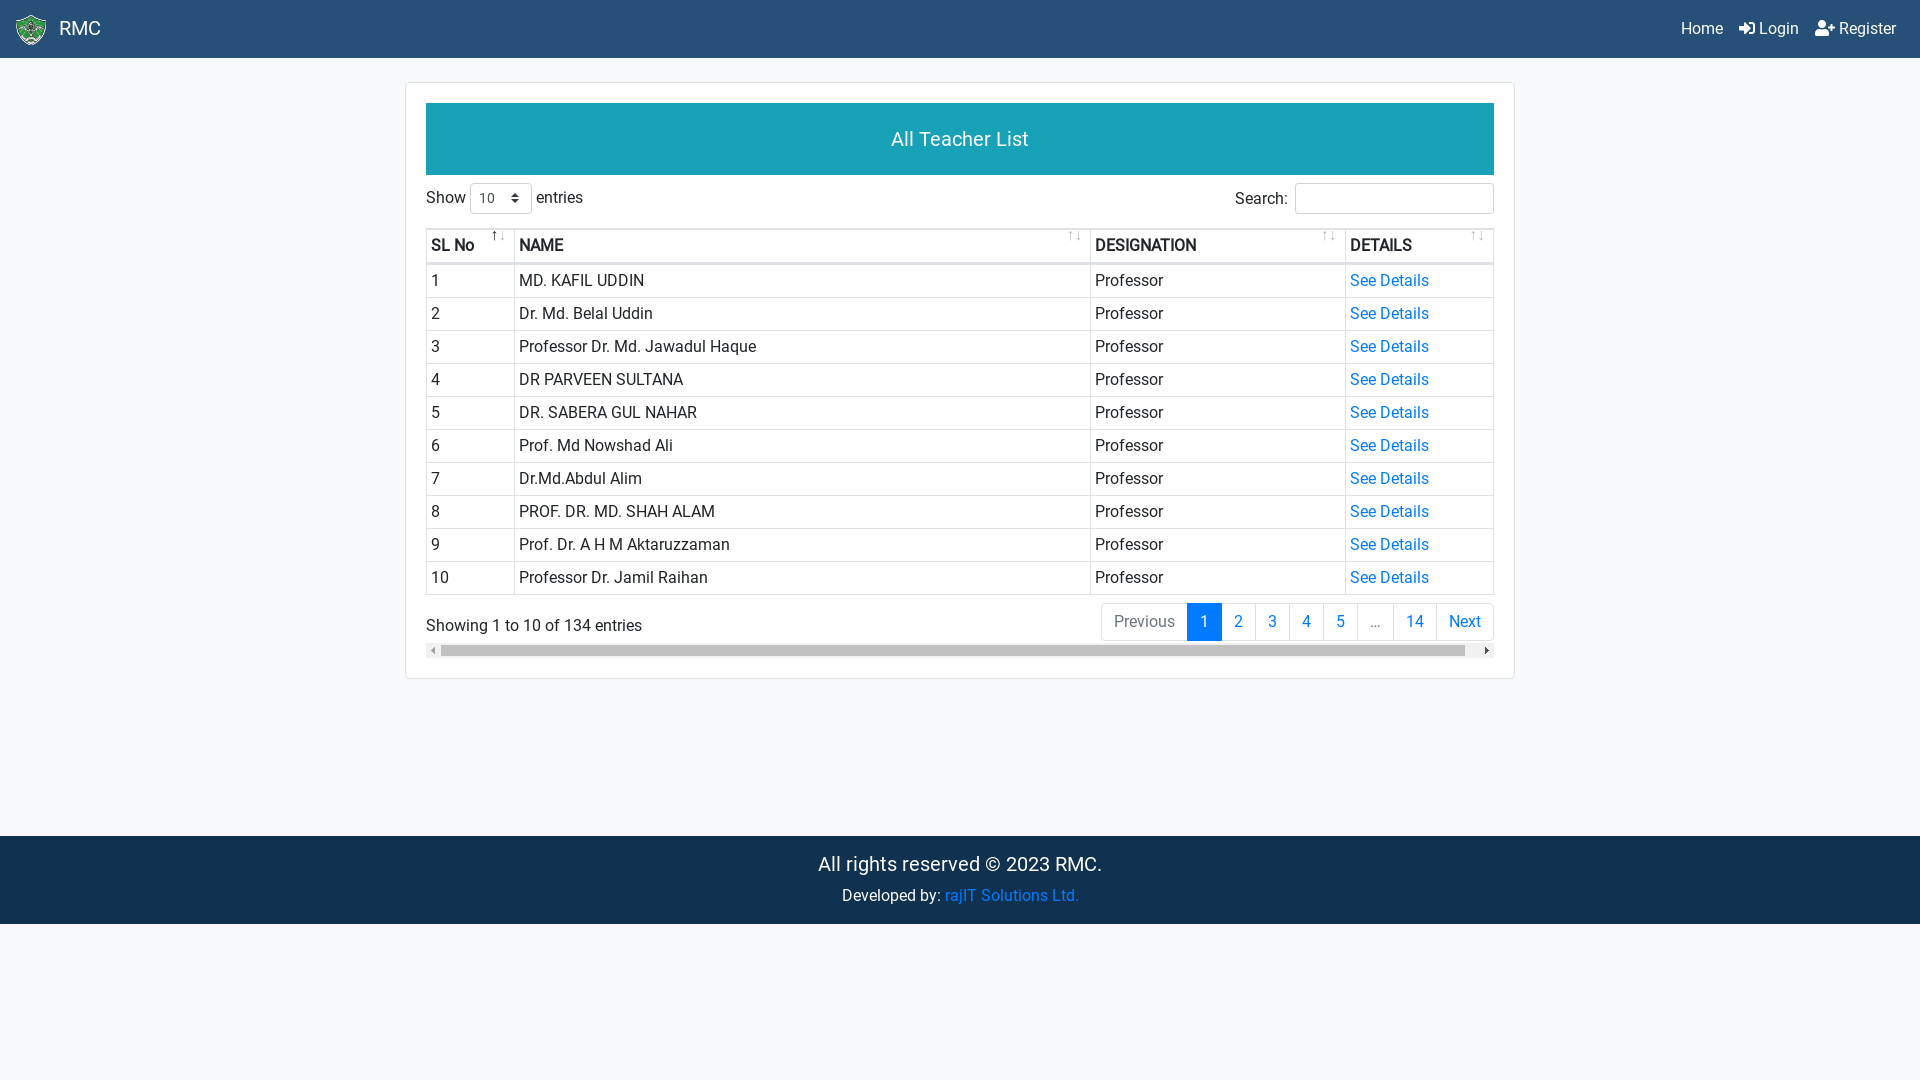 The width and height of the screenshot is (1920, 1080). What do you see at coordinates (1388, 478) in the screenshot?
I see `'See Details'` at bounding box center [1388, 478].